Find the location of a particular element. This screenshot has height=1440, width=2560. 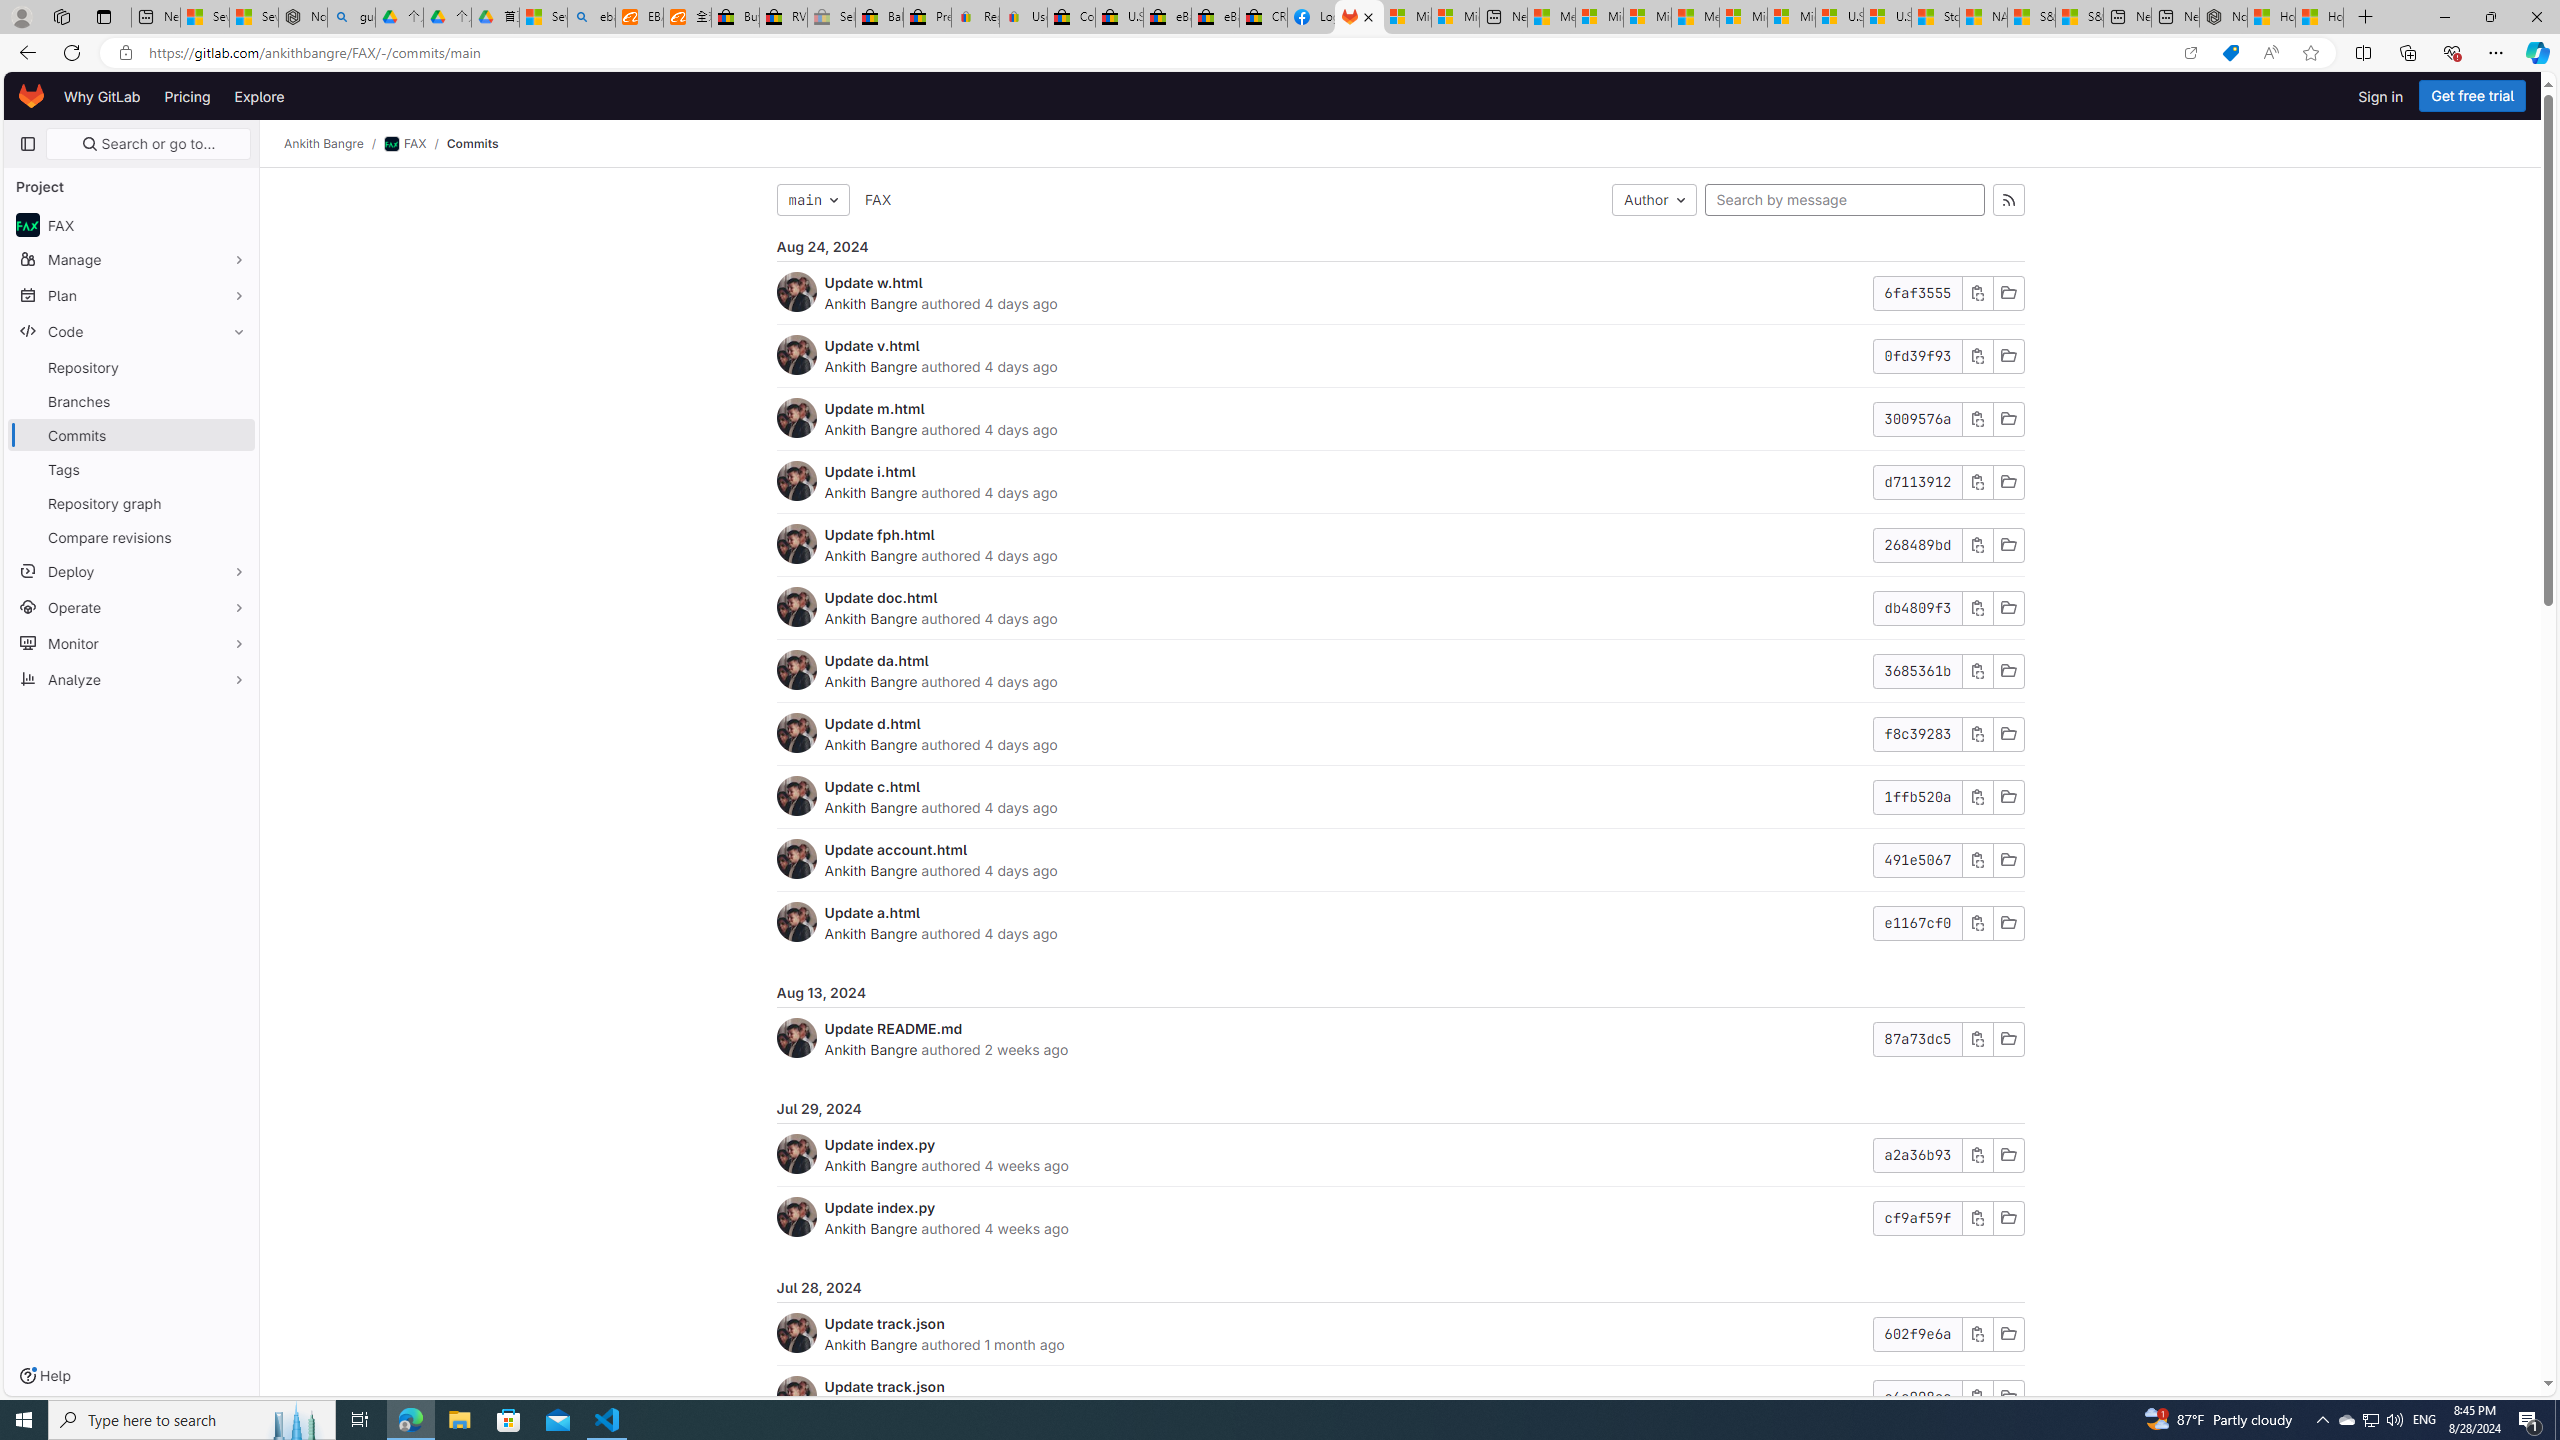

'Plan' is located at coordinates (130, 294).